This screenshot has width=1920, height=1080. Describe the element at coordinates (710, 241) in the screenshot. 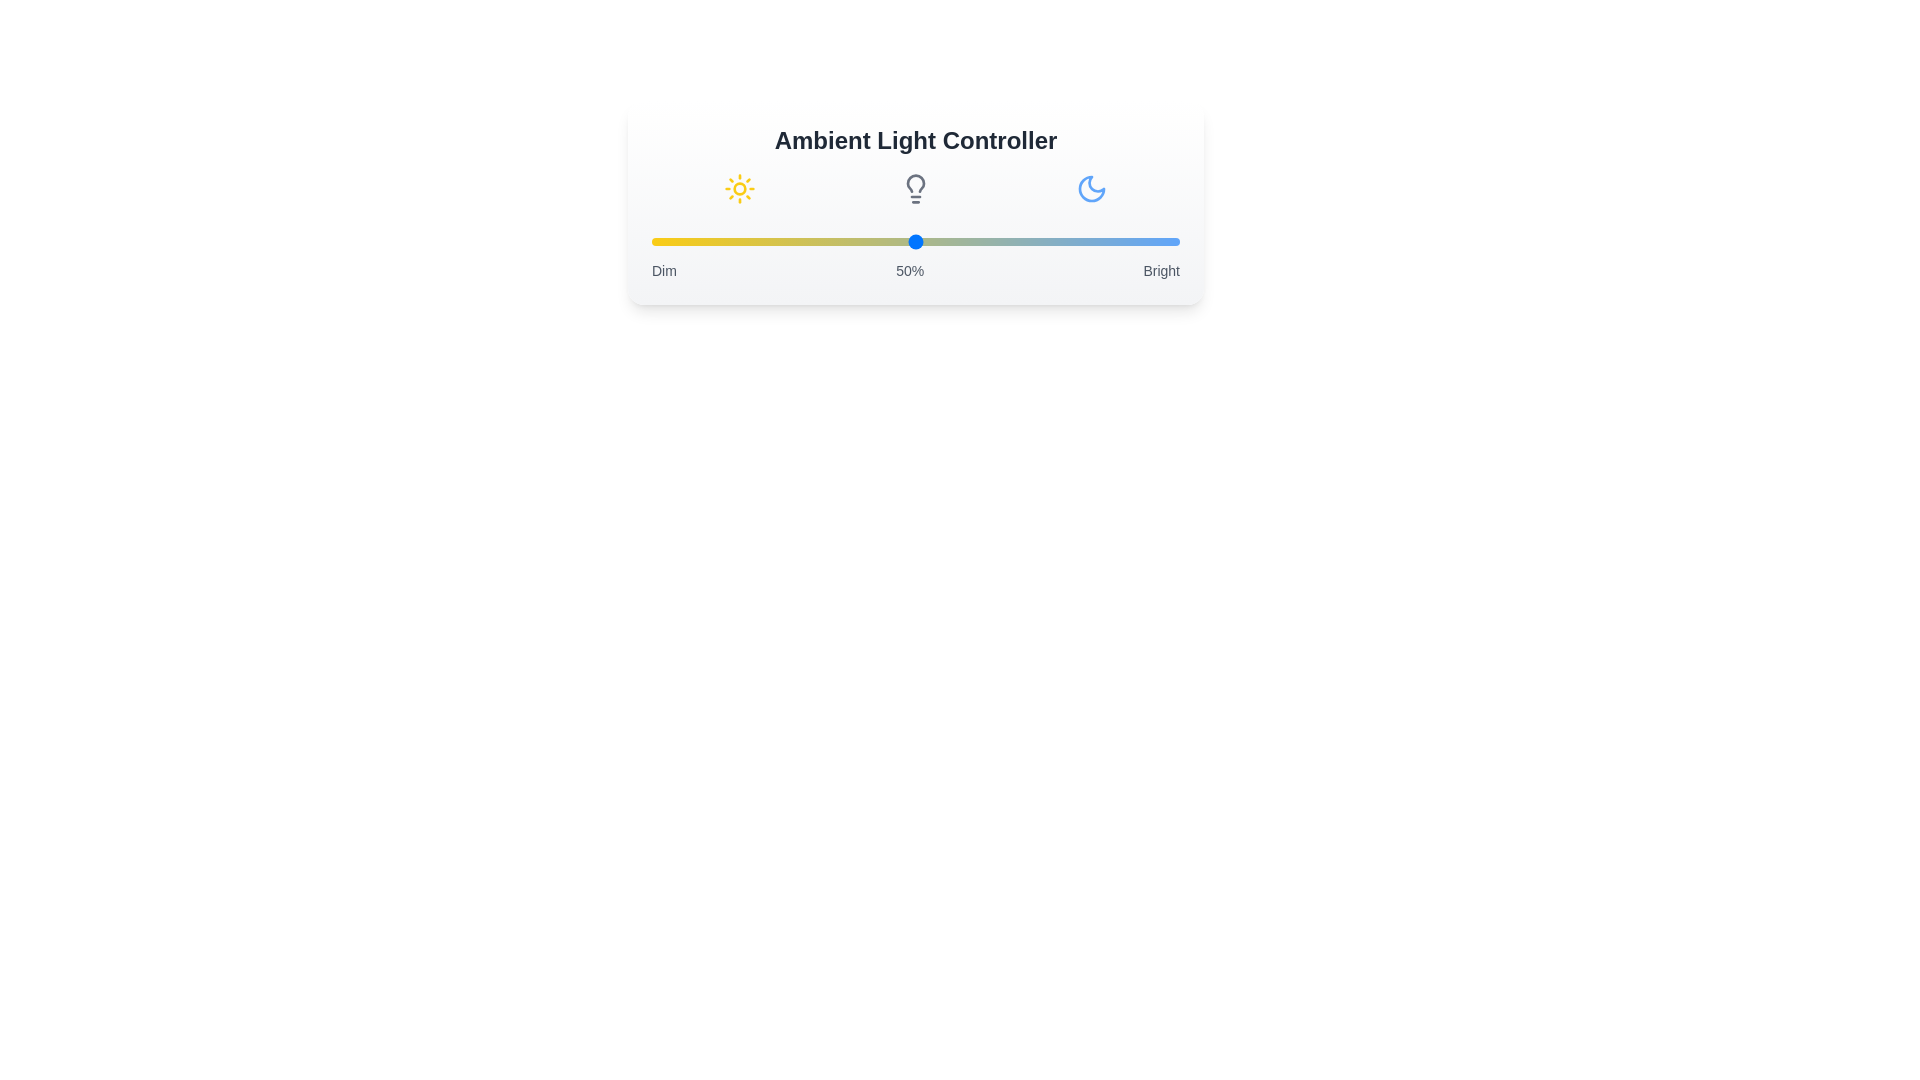

I see `the light intensity to 11% by moving the slider` at that location.